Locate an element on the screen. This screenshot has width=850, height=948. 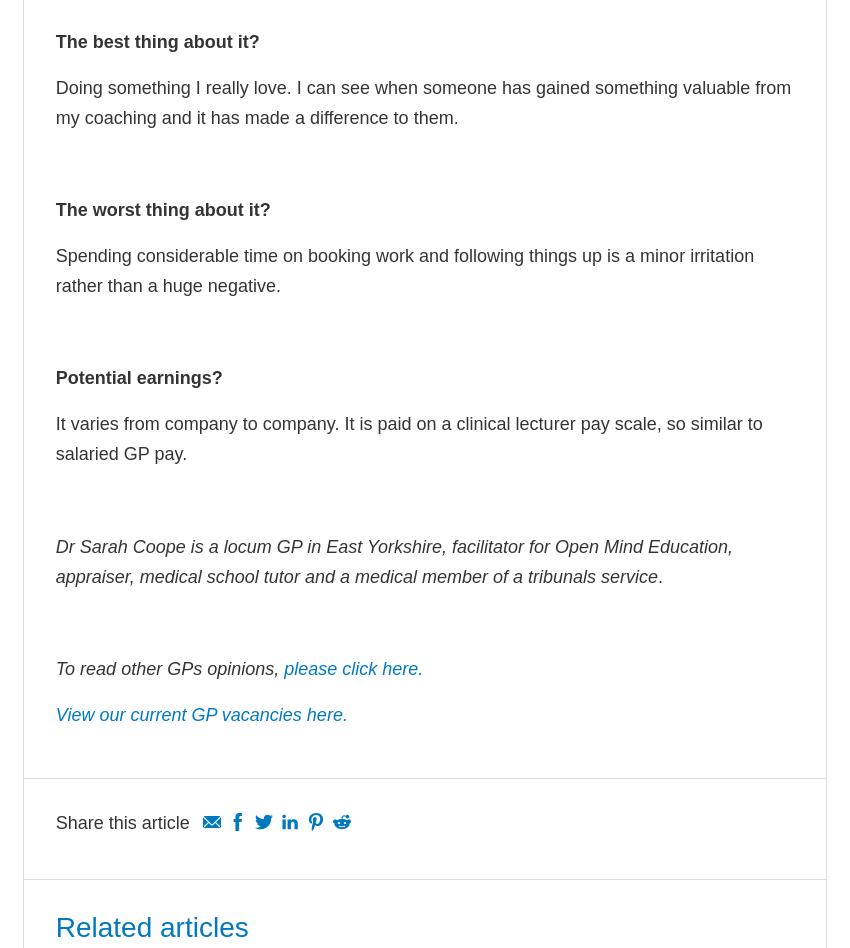
'Potential earnings?' is located at coordinates (54, 376).